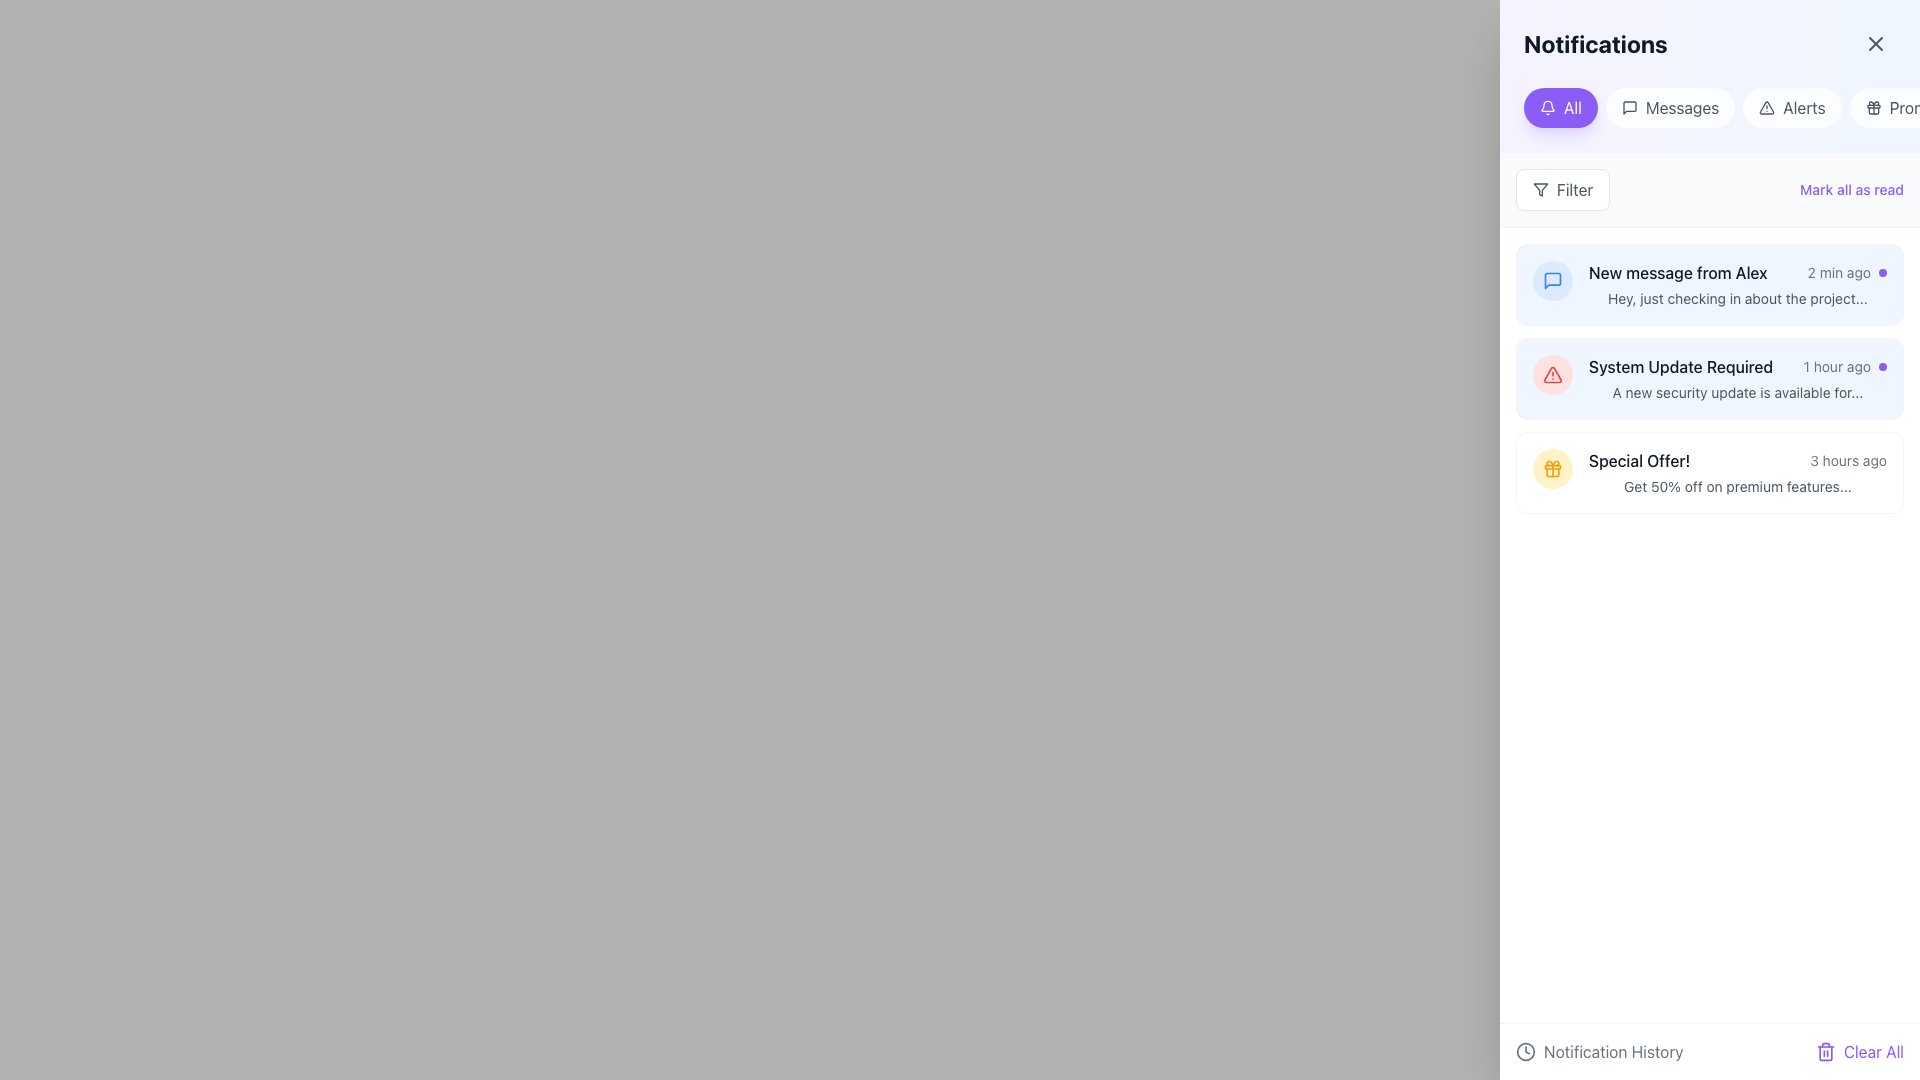 The image size is (1920, 1080). What do you see at coordinates (1847, 461) in the screenshot?
I see `the text label that provides relative timing information located in the bottom-most notification box, to the right of the 'Special Offer!' text` at bounding box center [1847, 461].